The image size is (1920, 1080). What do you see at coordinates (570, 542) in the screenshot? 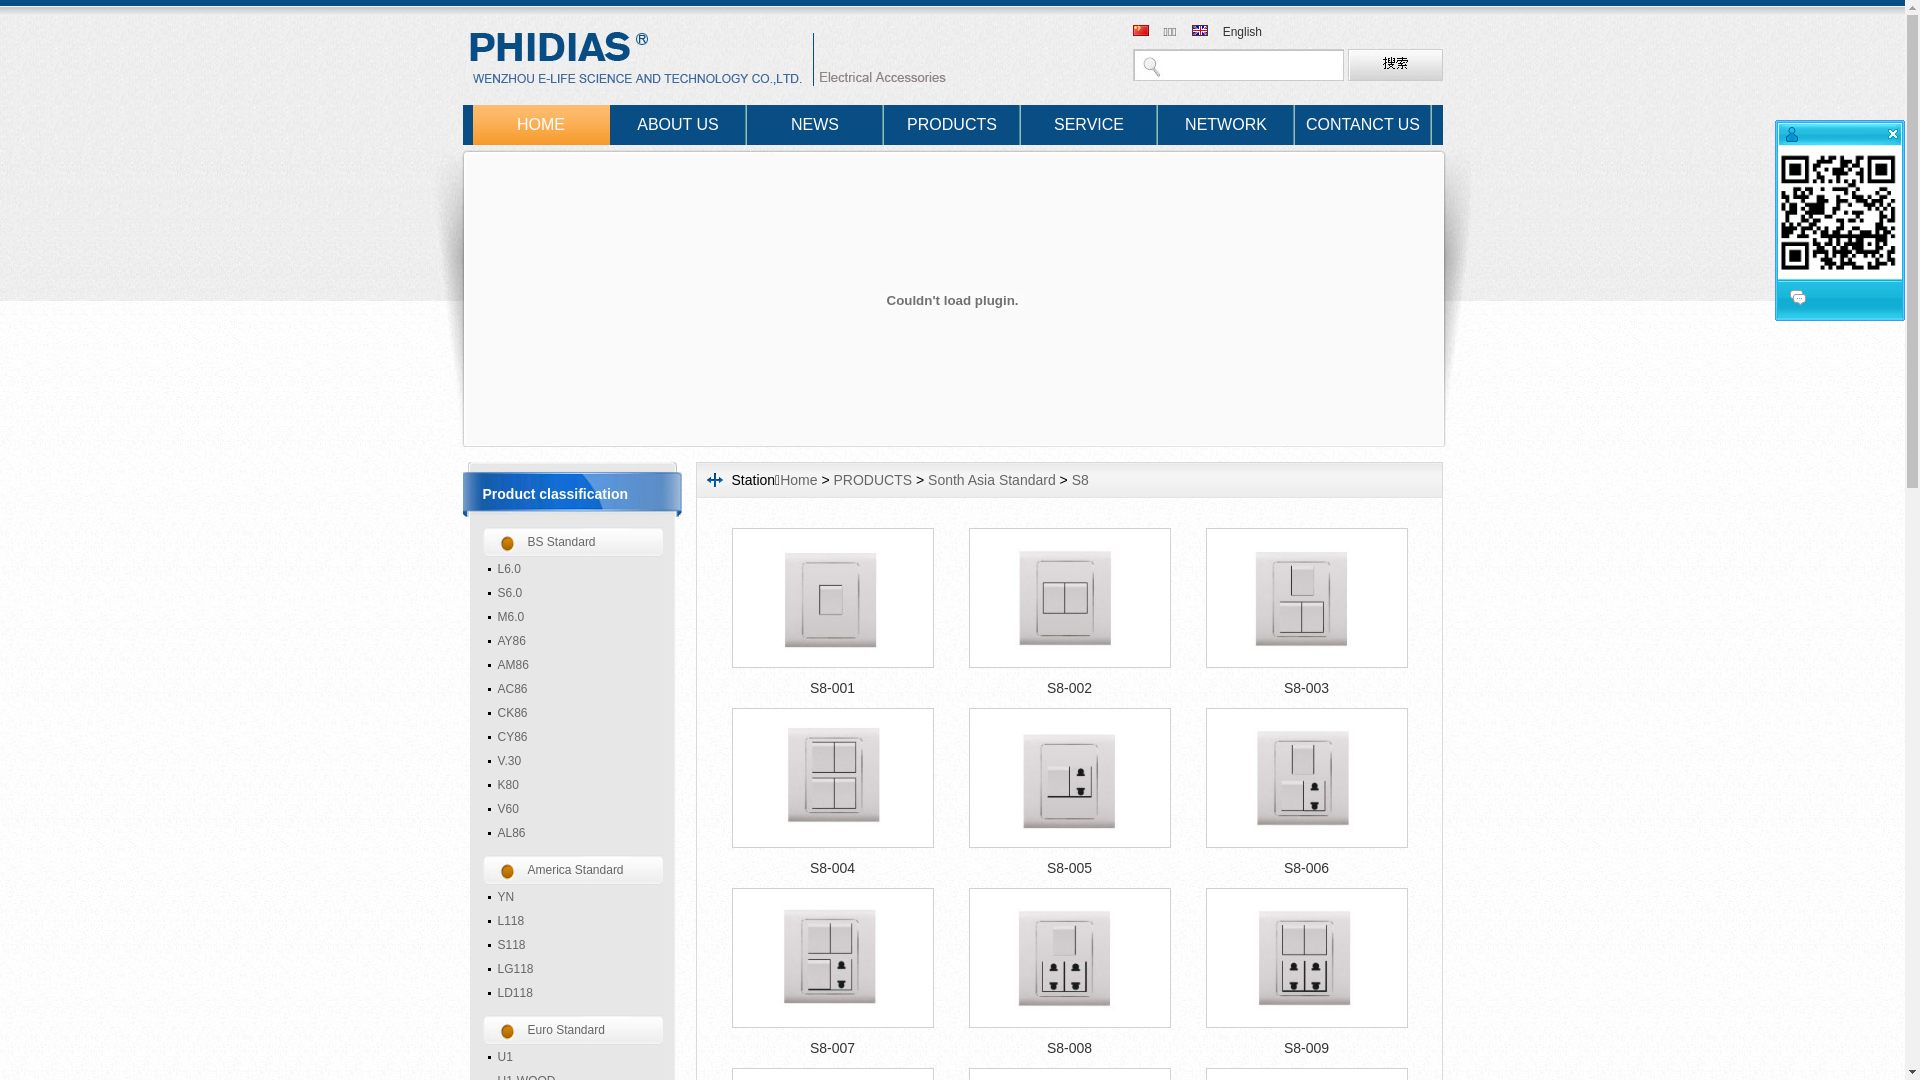
I see `'BS Standard'` at bounding box center [570, 542].